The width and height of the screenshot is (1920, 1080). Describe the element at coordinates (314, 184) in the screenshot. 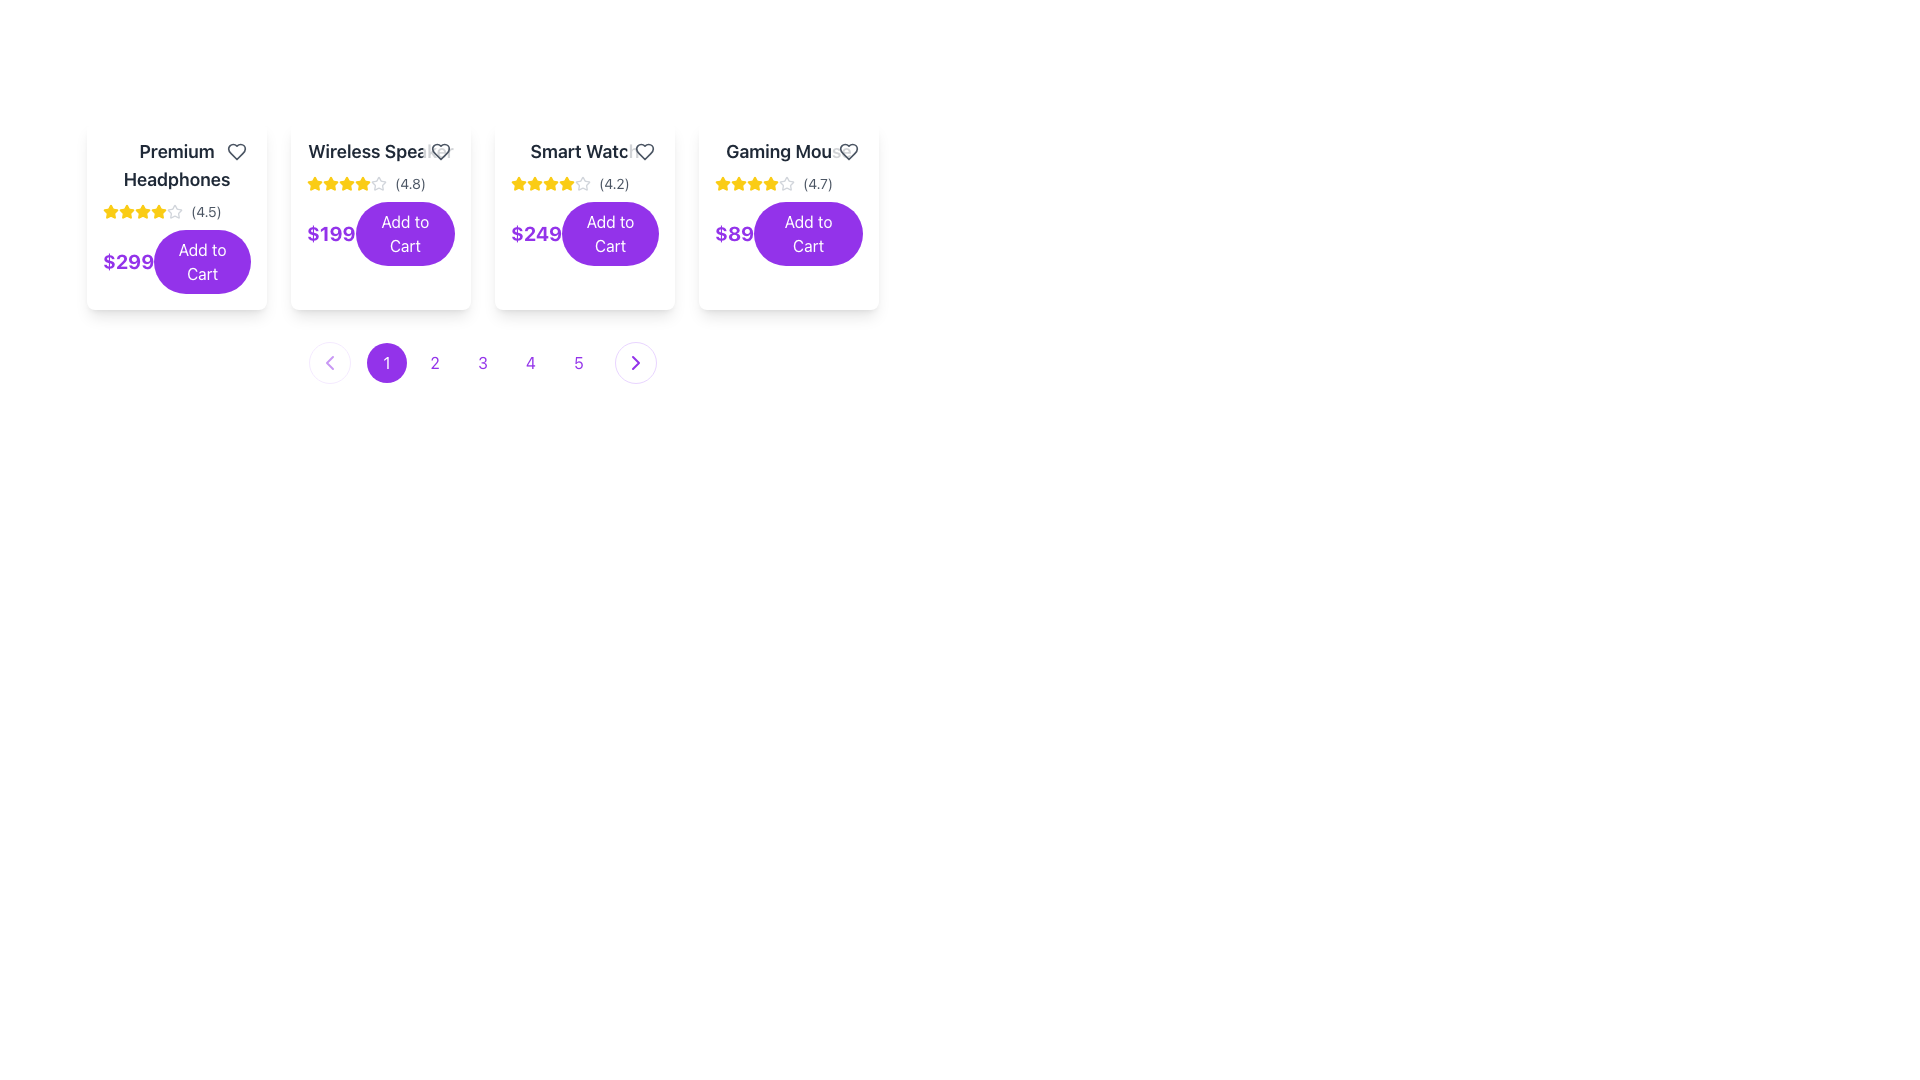

I see `the leftmost star icon in the rating group of the 'Wireless Speaker' product card, which is visually represented by a yellow filled star and is located just below the product title and above the price and 'Add to Cart' button` at that location.